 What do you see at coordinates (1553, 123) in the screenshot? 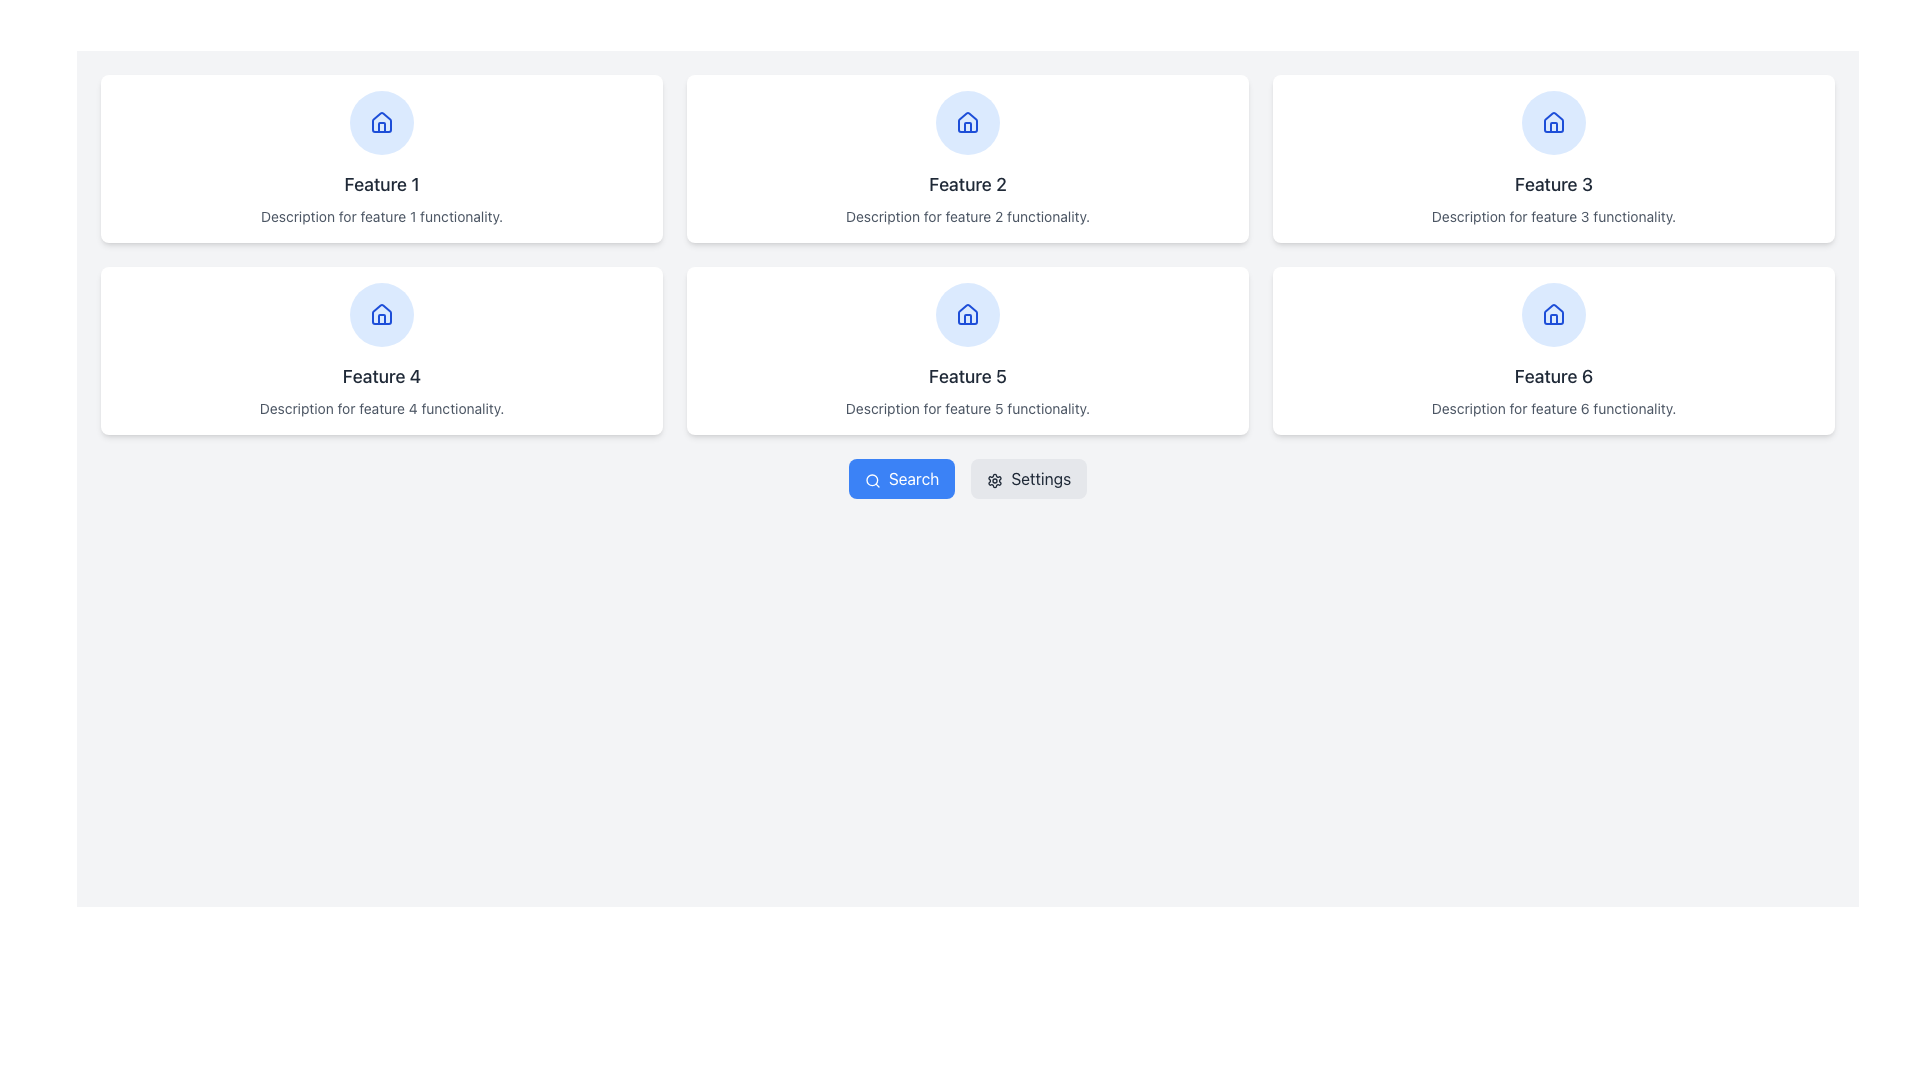
I see `the circular icon at the top of the box labeled 'Feature 3', which is in the first row, third column of a 2x3 grid of similar items` at bounding box center [1553, 123].